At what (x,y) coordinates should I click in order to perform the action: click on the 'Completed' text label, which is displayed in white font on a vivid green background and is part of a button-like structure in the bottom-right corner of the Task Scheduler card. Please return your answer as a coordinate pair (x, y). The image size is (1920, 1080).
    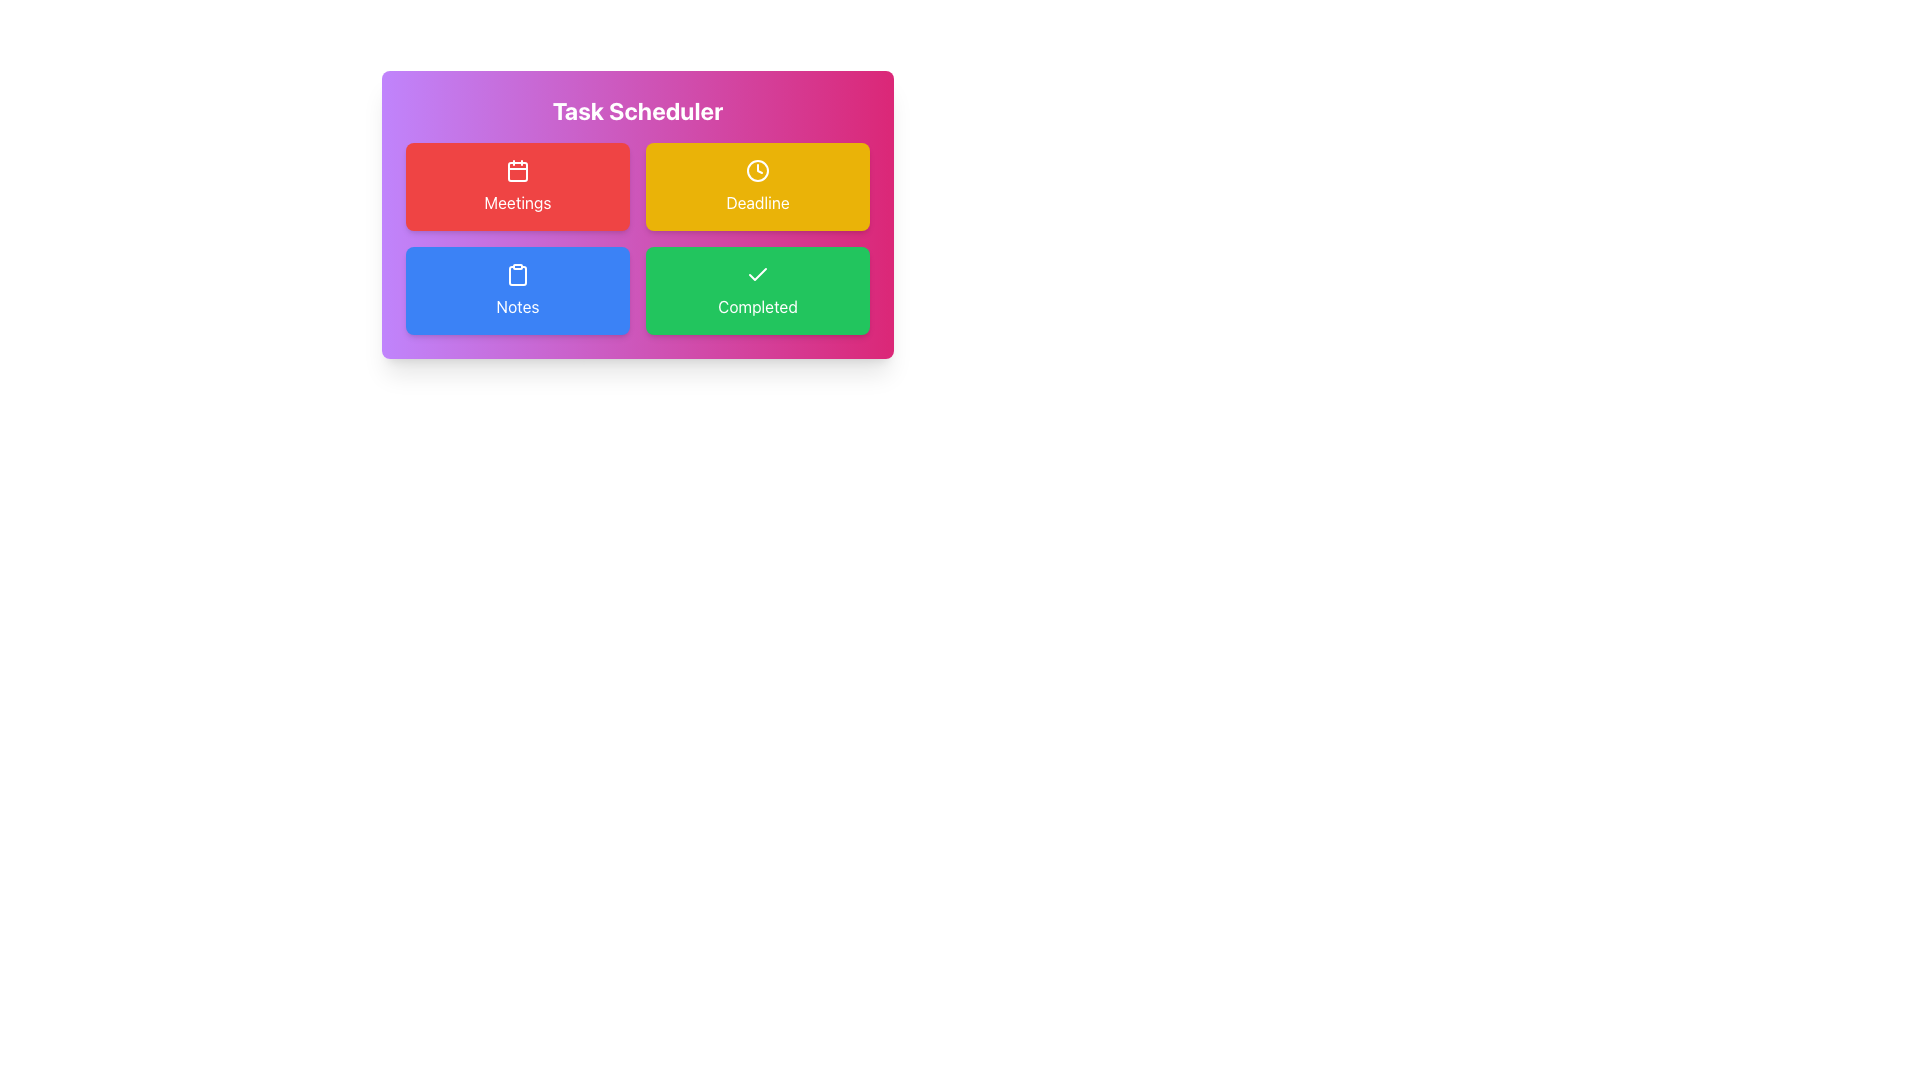
    Looking at the image, I should click on (757, 307).